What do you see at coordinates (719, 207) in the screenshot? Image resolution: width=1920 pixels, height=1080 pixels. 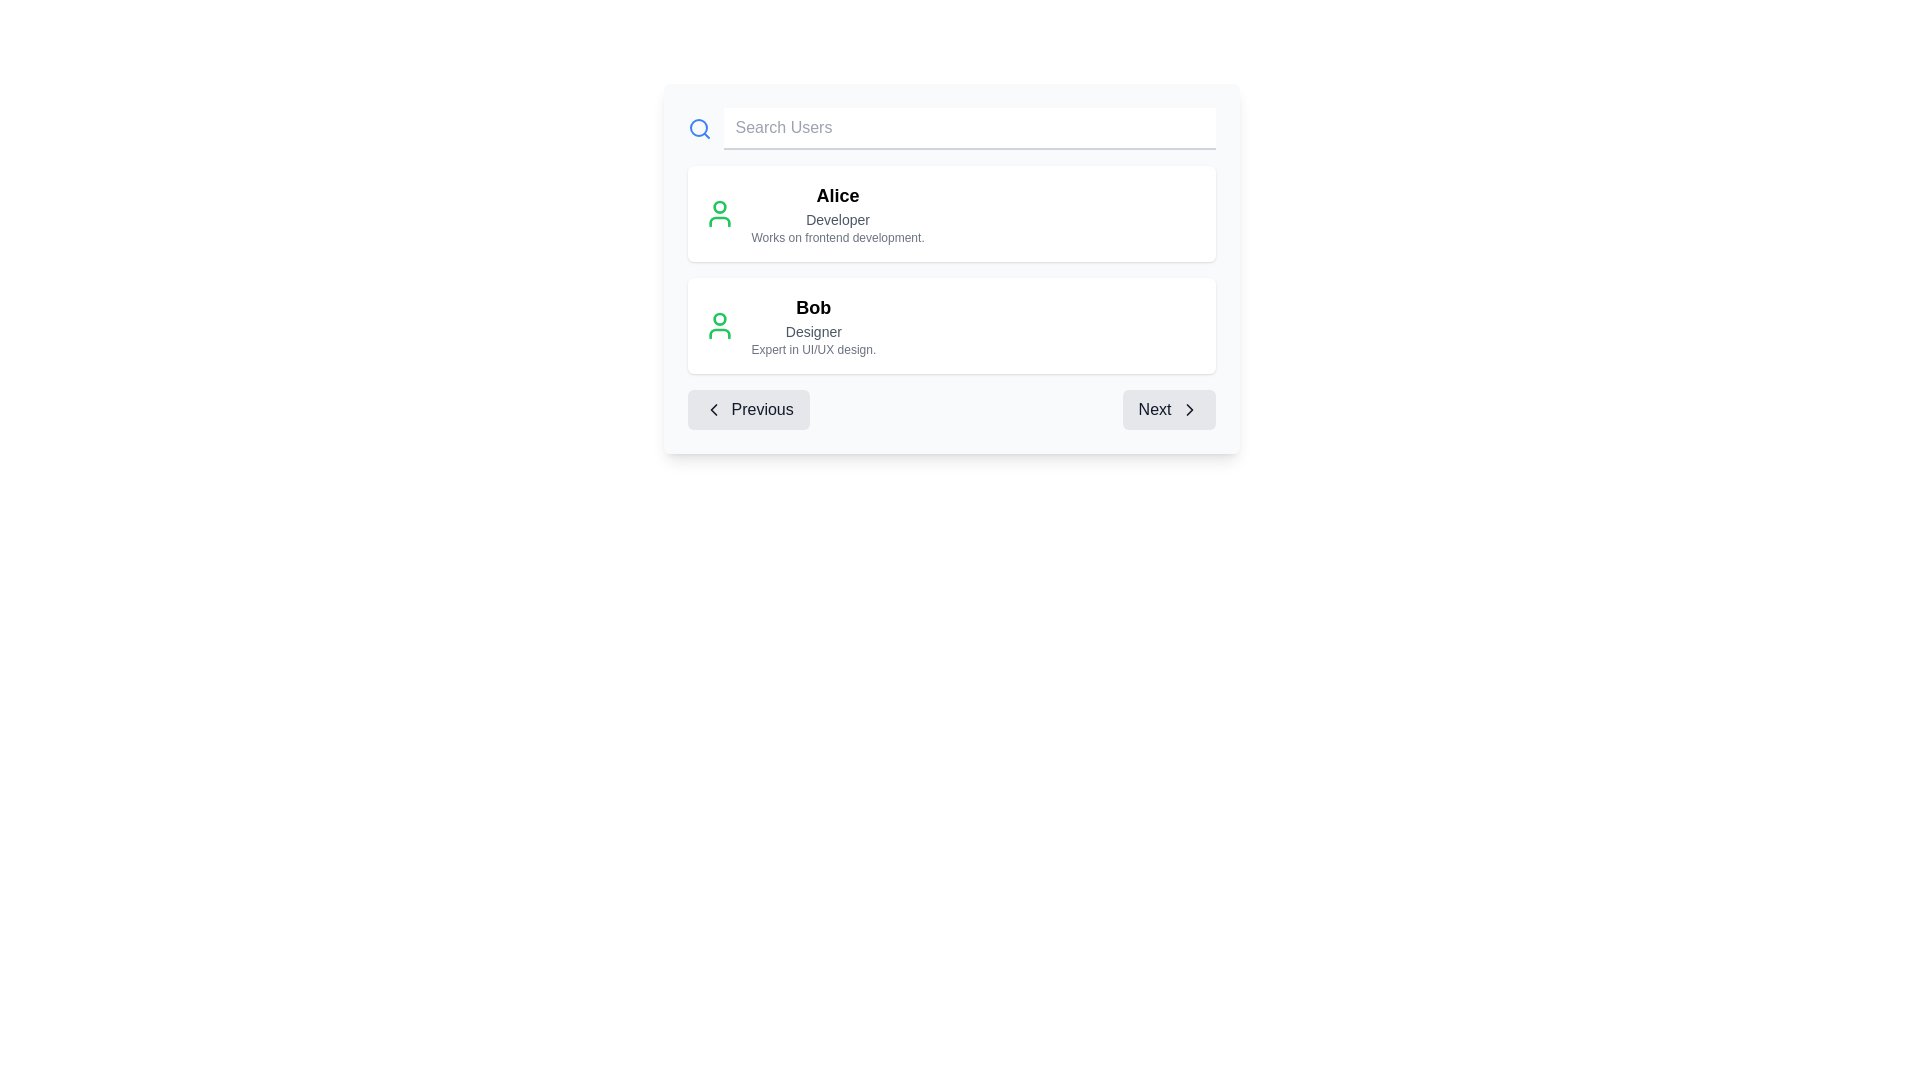 I see `the circular graphical element representing the user icon for 'Alice', which is located at the top center of the user profile icon` at bounding box center [719, 207].